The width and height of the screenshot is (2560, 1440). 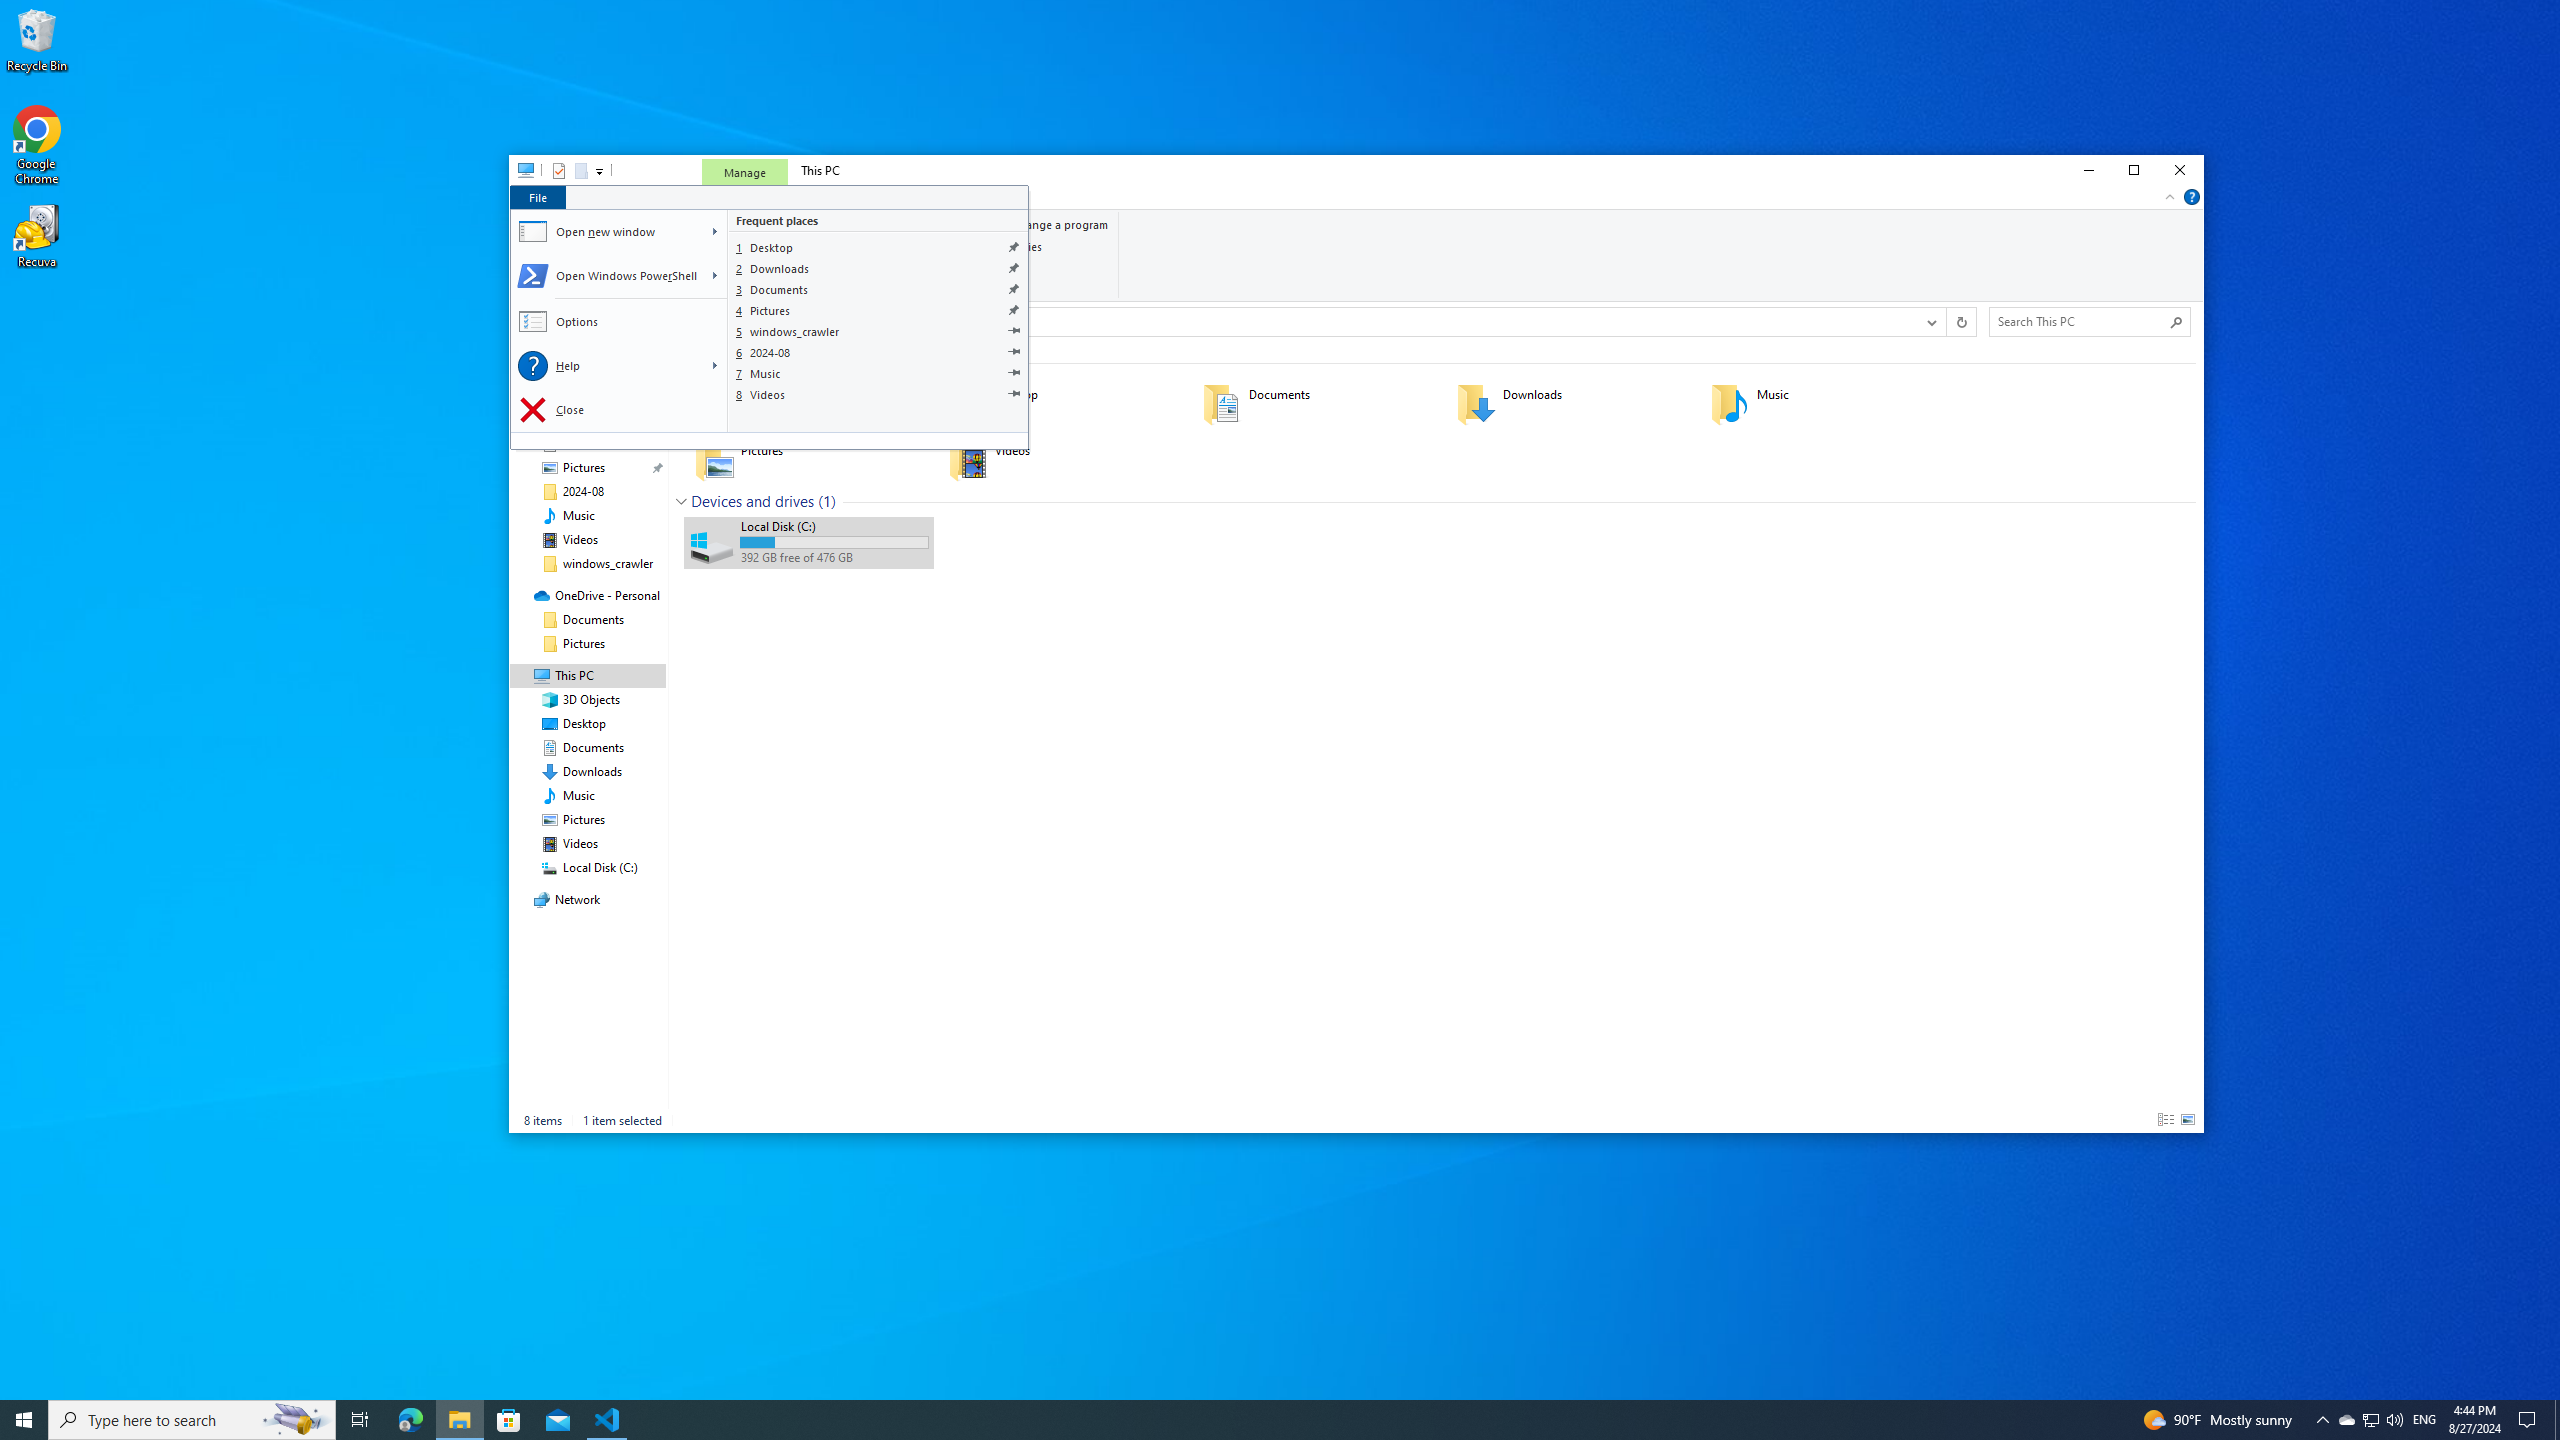 What do you see at coordinates (619, 321) in the screenshot?
I see `'Options'` at bounding box center [619, 321].